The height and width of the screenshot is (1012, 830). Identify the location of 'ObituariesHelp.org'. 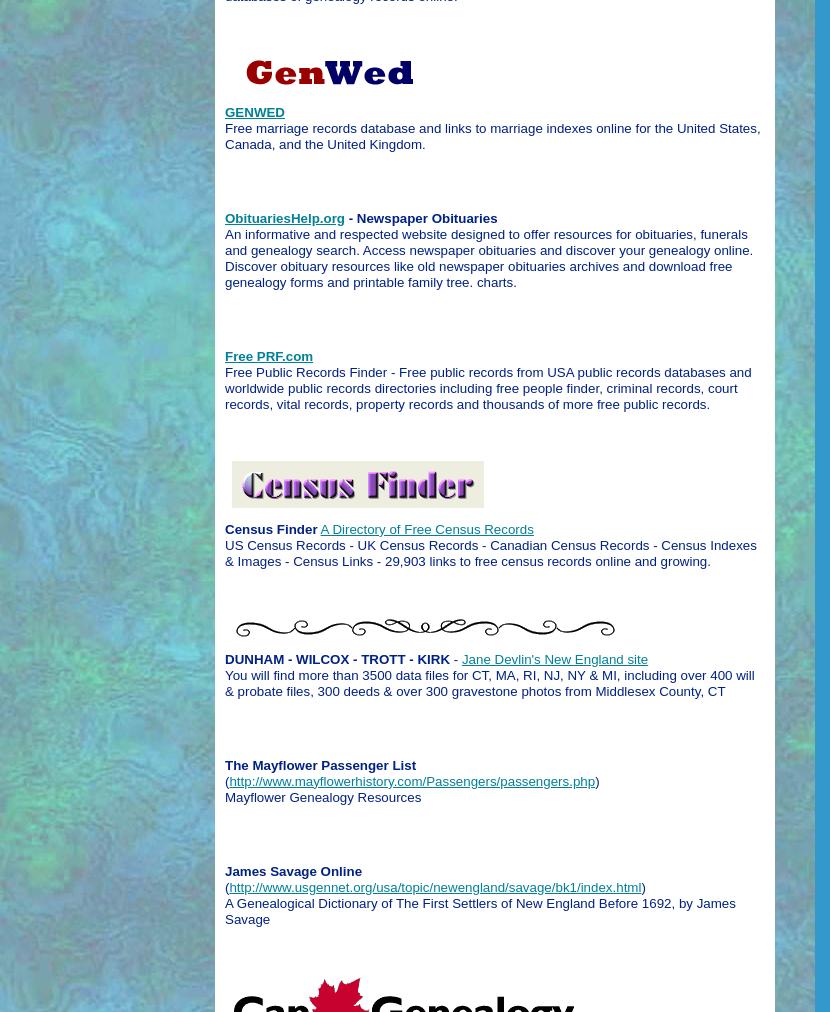
(284, 217).